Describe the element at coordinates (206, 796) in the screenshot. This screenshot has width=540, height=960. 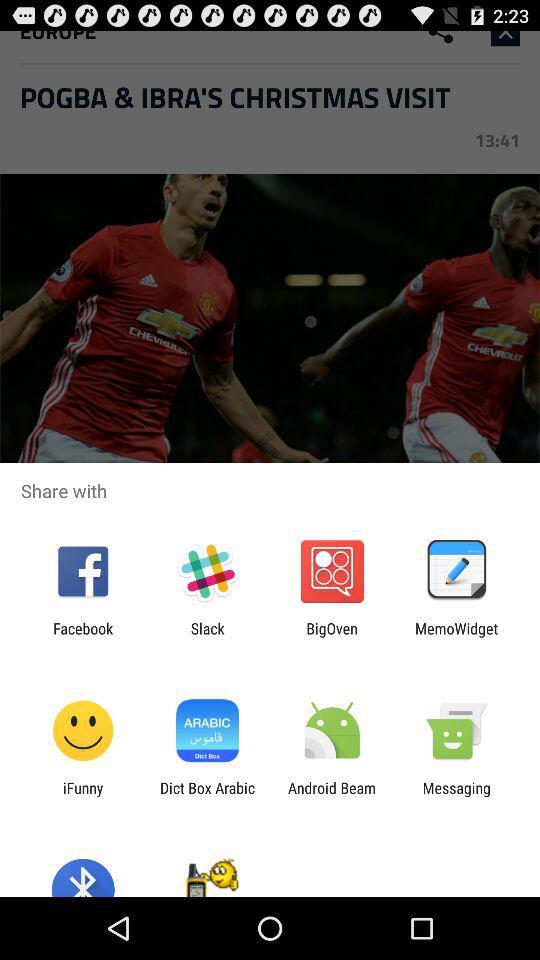
I see `item next to ifunny item` at that location.